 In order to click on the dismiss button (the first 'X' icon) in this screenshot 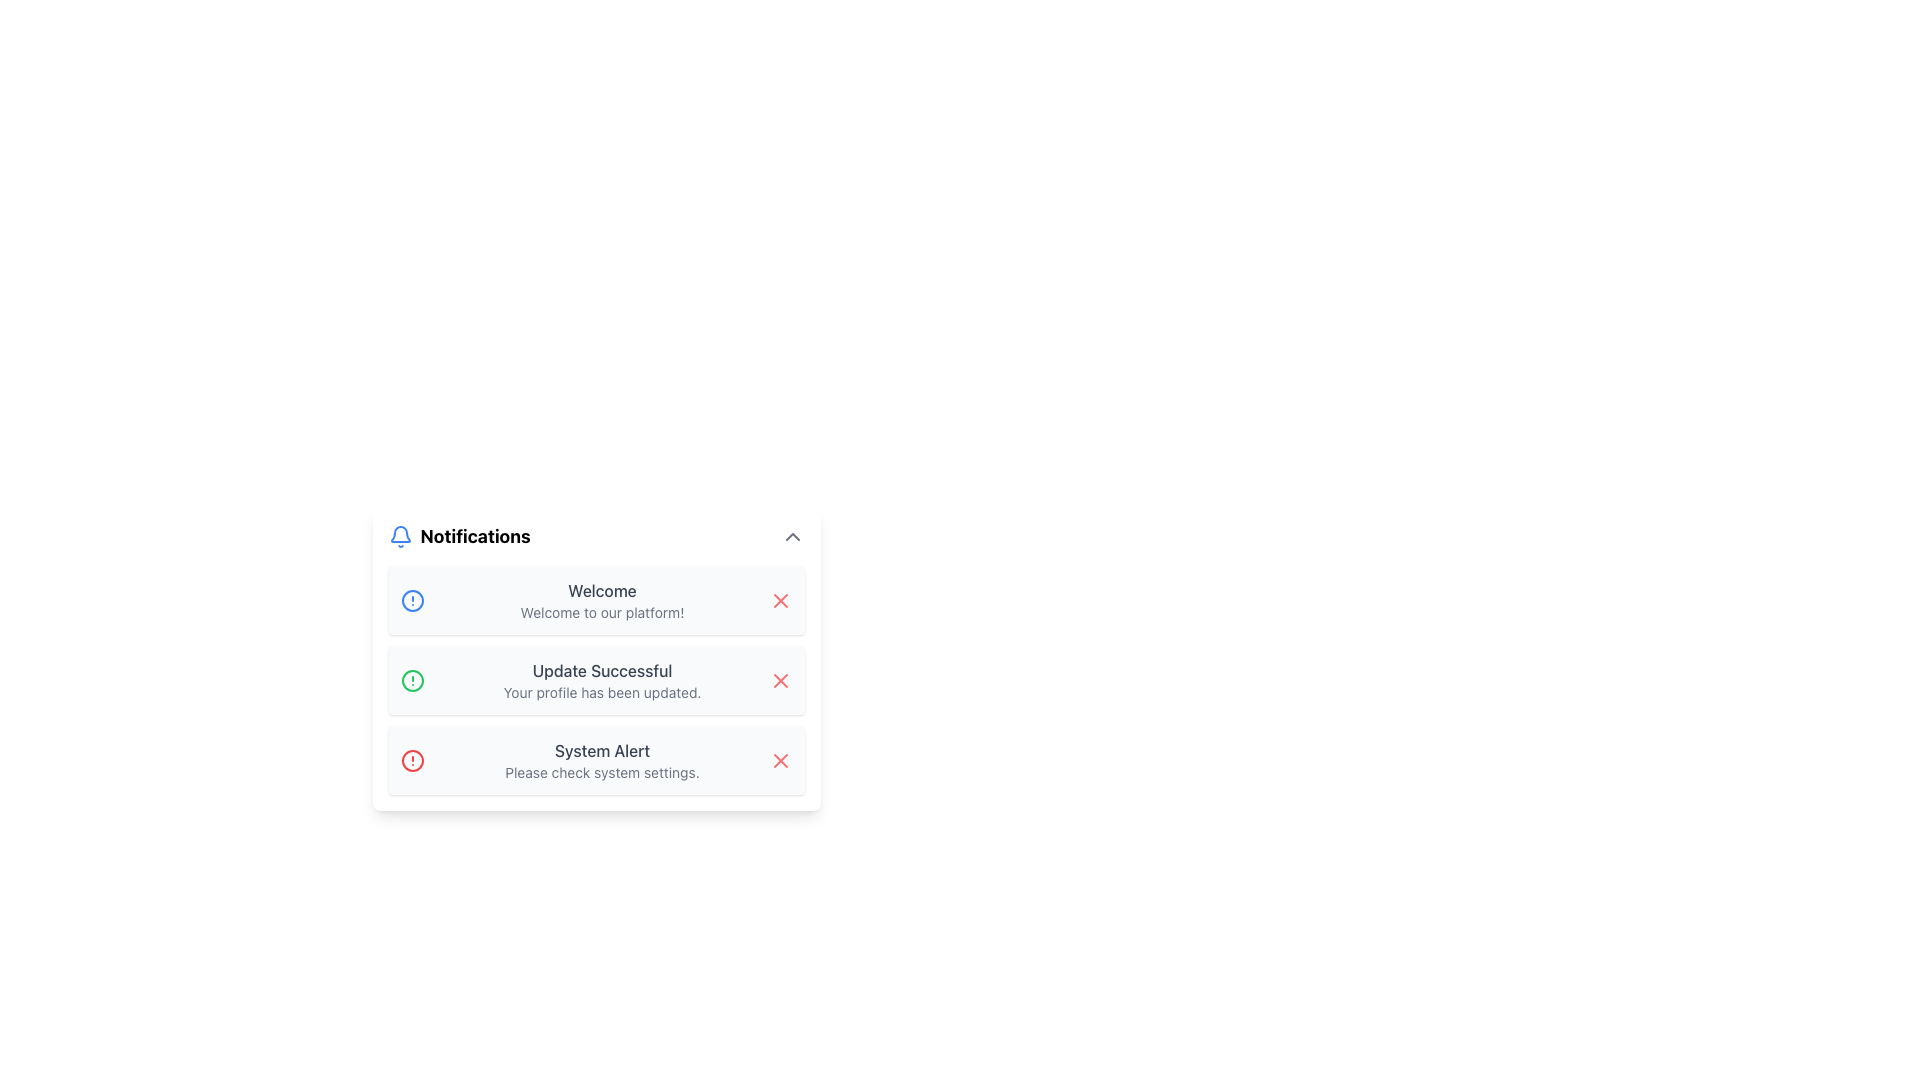, I will do `click(779, 600)`.